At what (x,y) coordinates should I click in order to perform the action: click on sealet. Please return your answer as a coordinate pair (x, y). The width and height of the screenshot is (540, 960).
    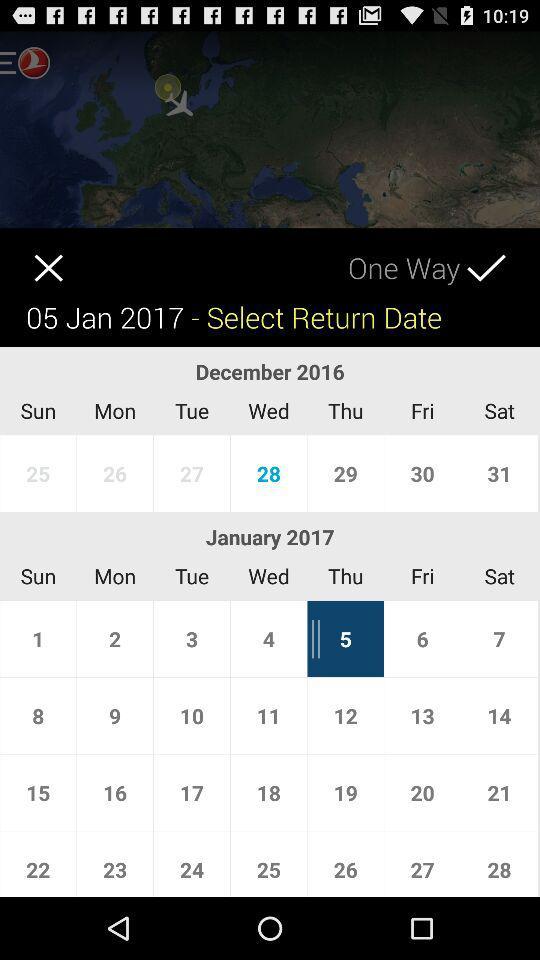
    Looking at the image, I should click on (502, 253).